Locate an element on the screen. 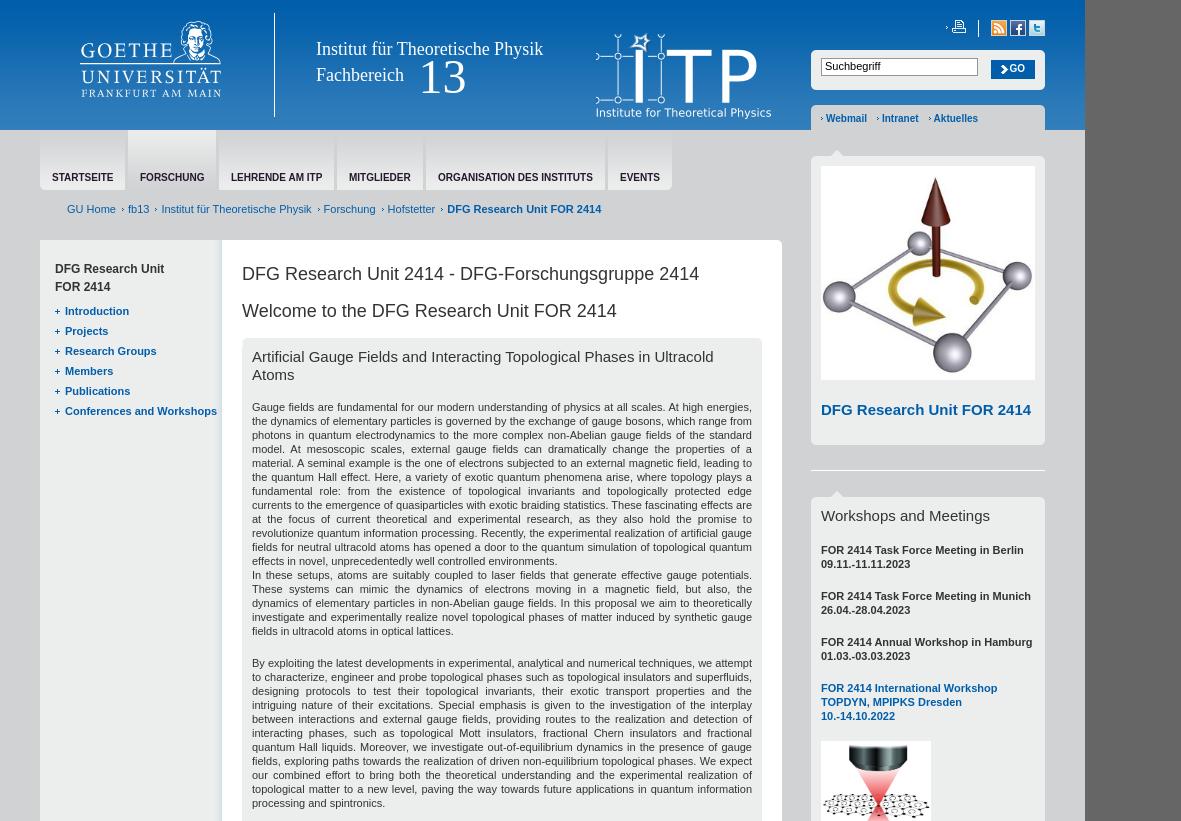  'Startseite' is located at coordinates (81, 177).